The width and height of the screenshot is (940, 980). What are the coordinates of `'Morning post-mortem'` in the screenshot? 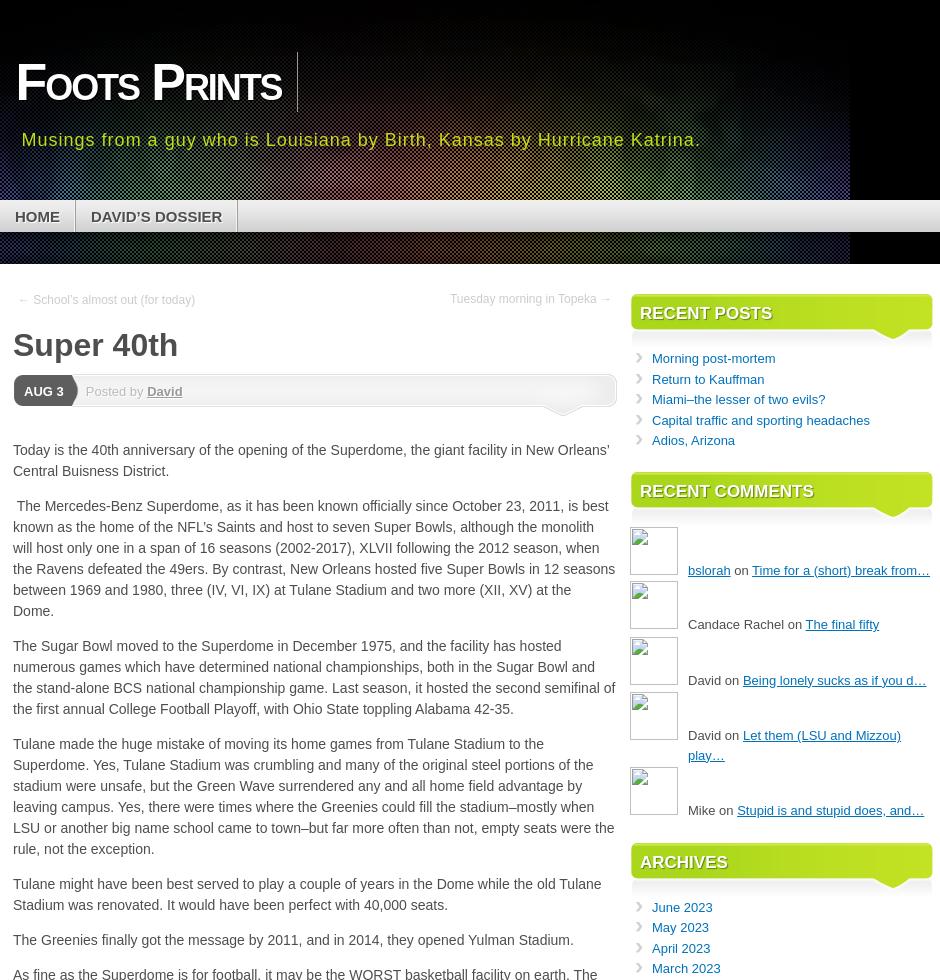 It's located at (713, 358).